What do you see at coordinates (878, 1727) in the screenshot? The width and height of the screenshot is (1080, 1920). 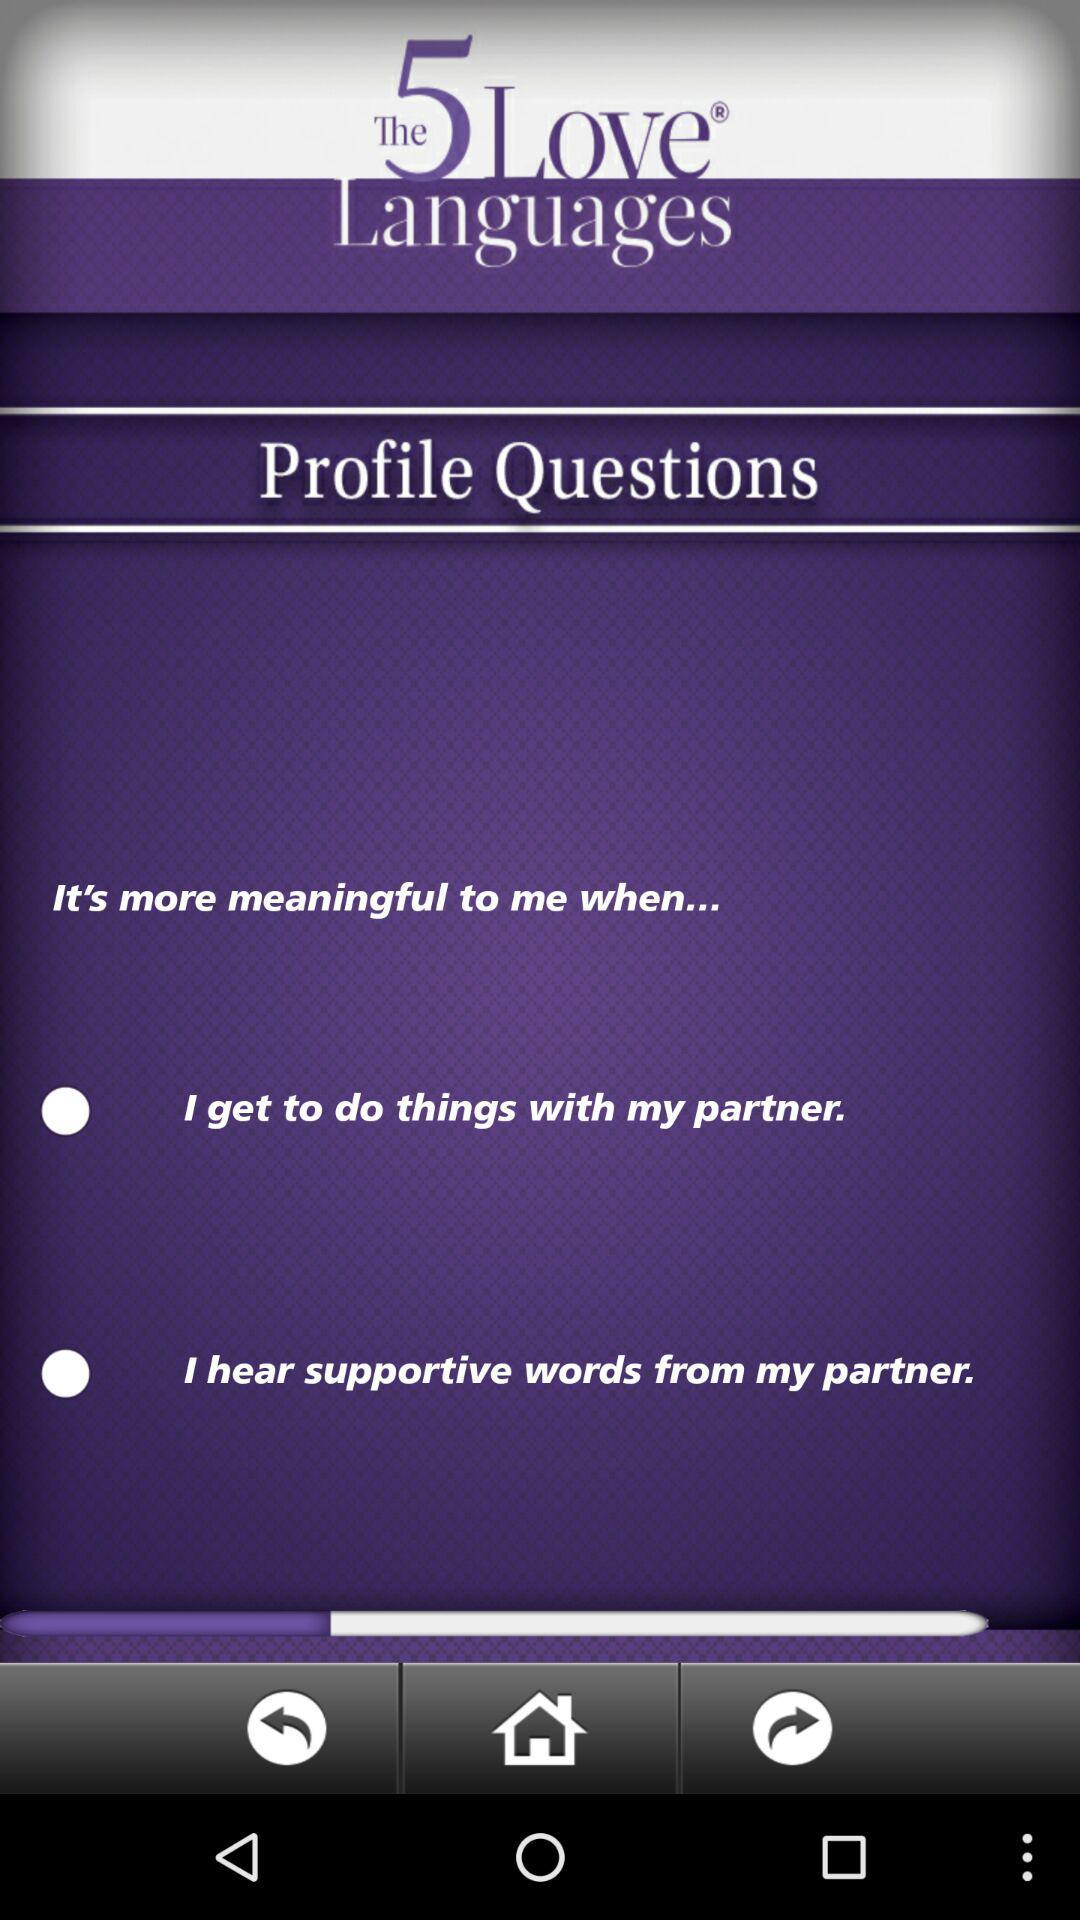 I see `next page` at bounding box center [878, 1727].